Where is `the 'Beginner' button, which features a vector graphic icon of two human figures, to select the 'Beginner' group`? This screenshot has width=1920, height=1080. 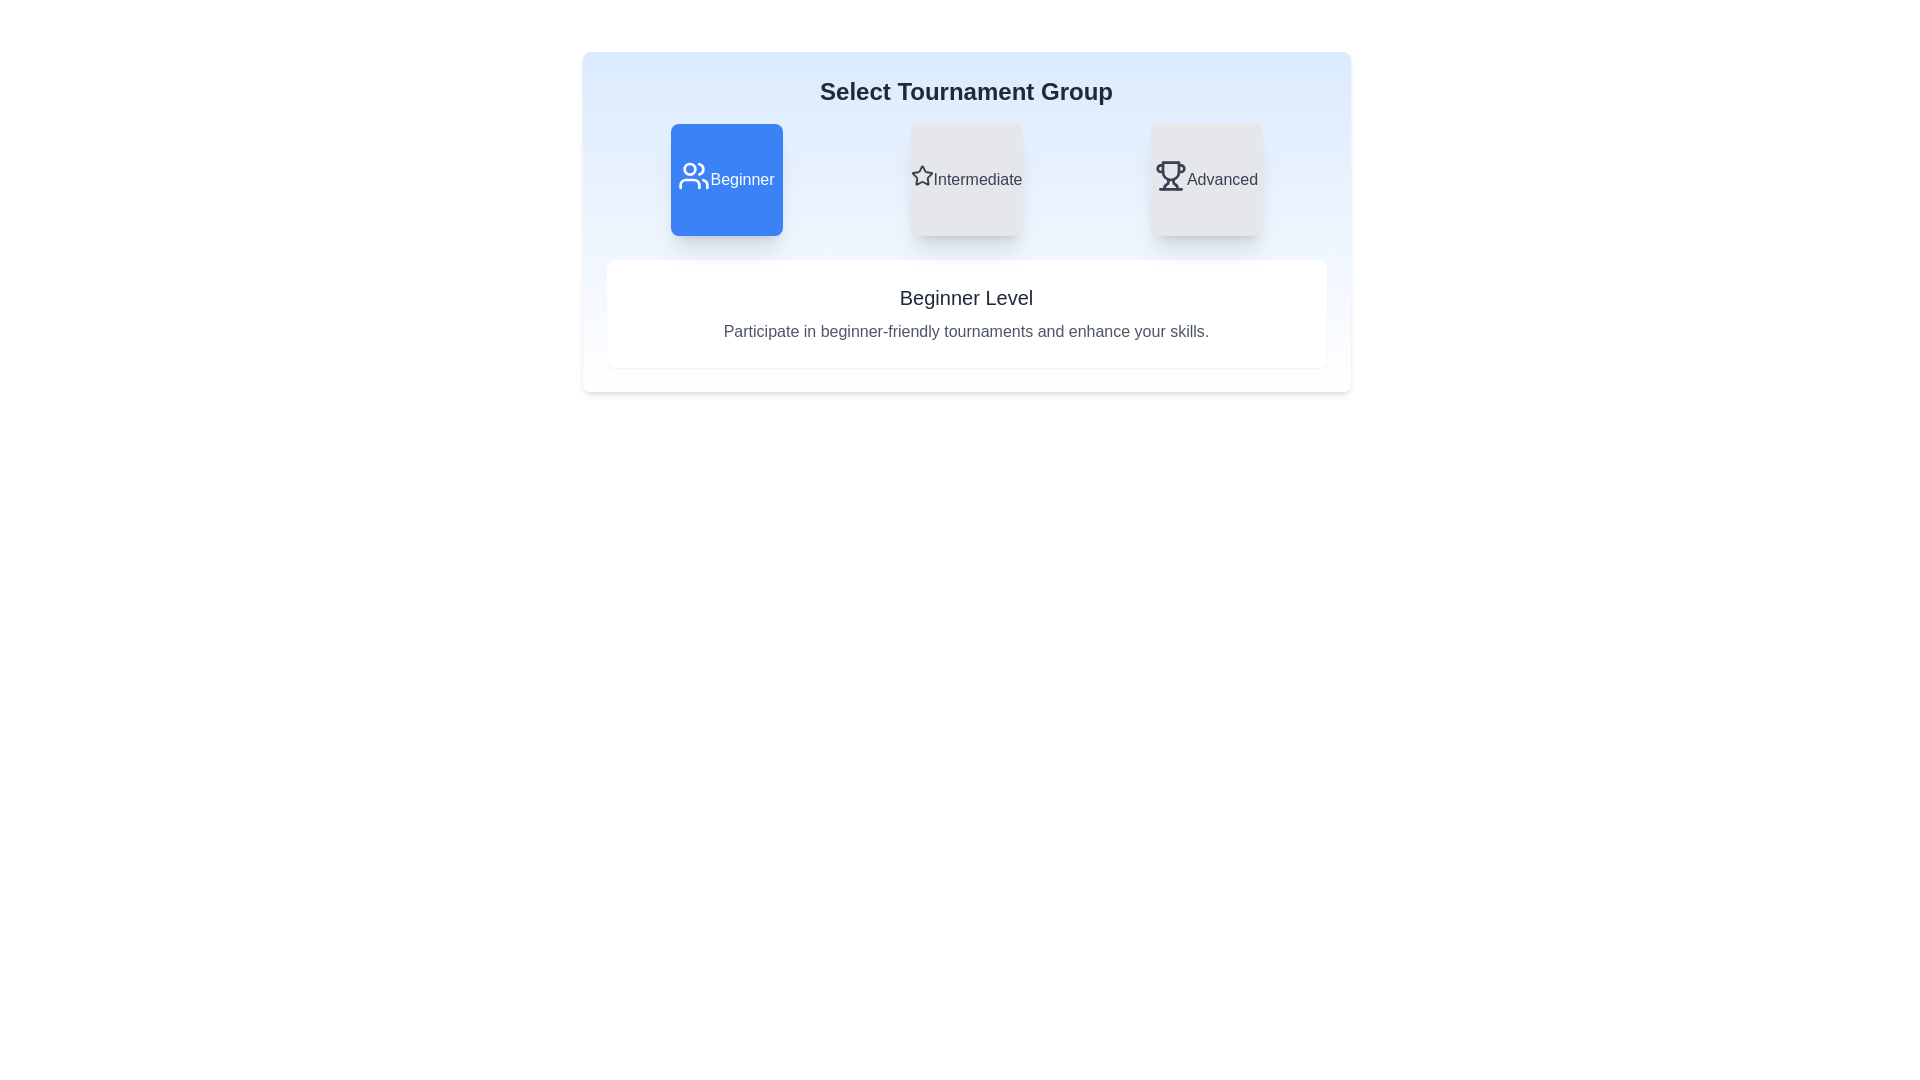 the 'Beginner' button, which features a vector graphic icon of two human figures, to select the 'Beginner' group is located at coordinates (694, 175).